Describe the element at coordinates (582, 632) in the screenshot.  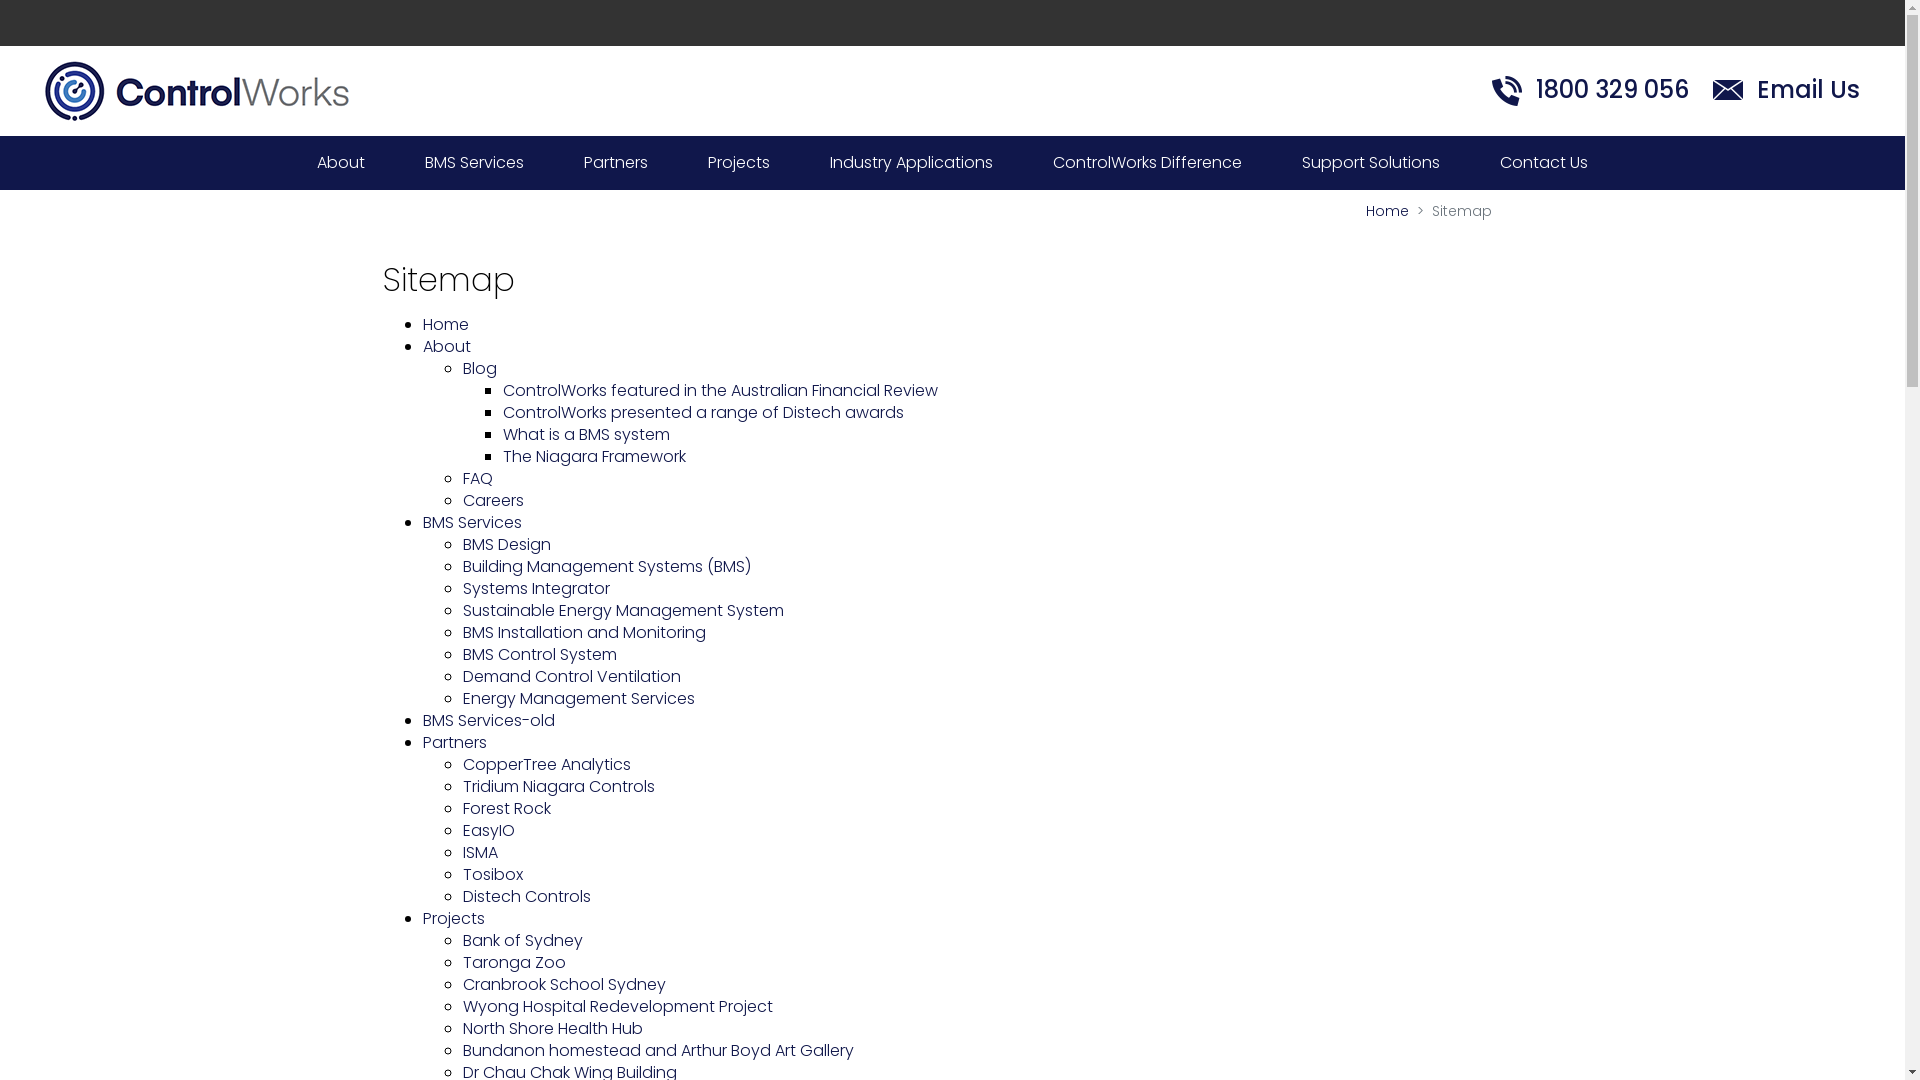
I see `'BMS Installation and Monitoring'` at that location.